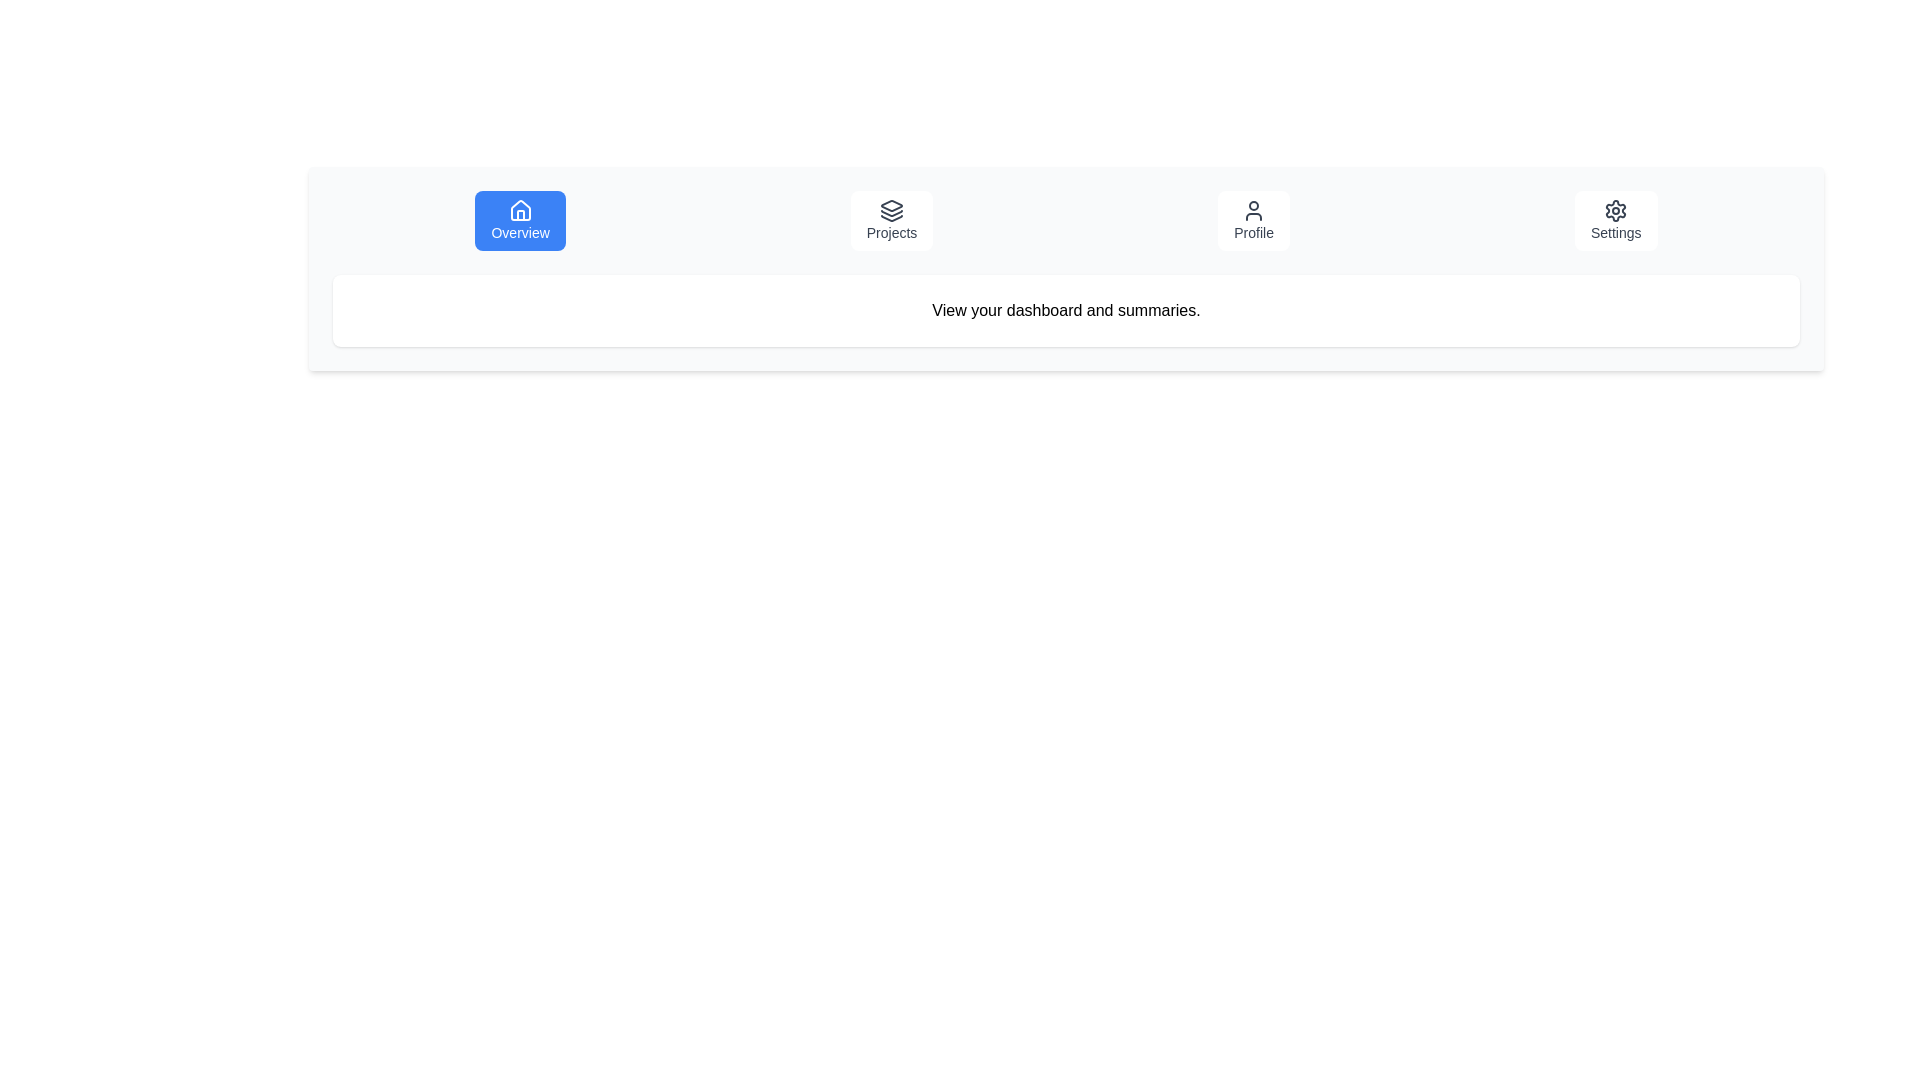  I want to click on the tab labeled Overview, so click(520, 220).